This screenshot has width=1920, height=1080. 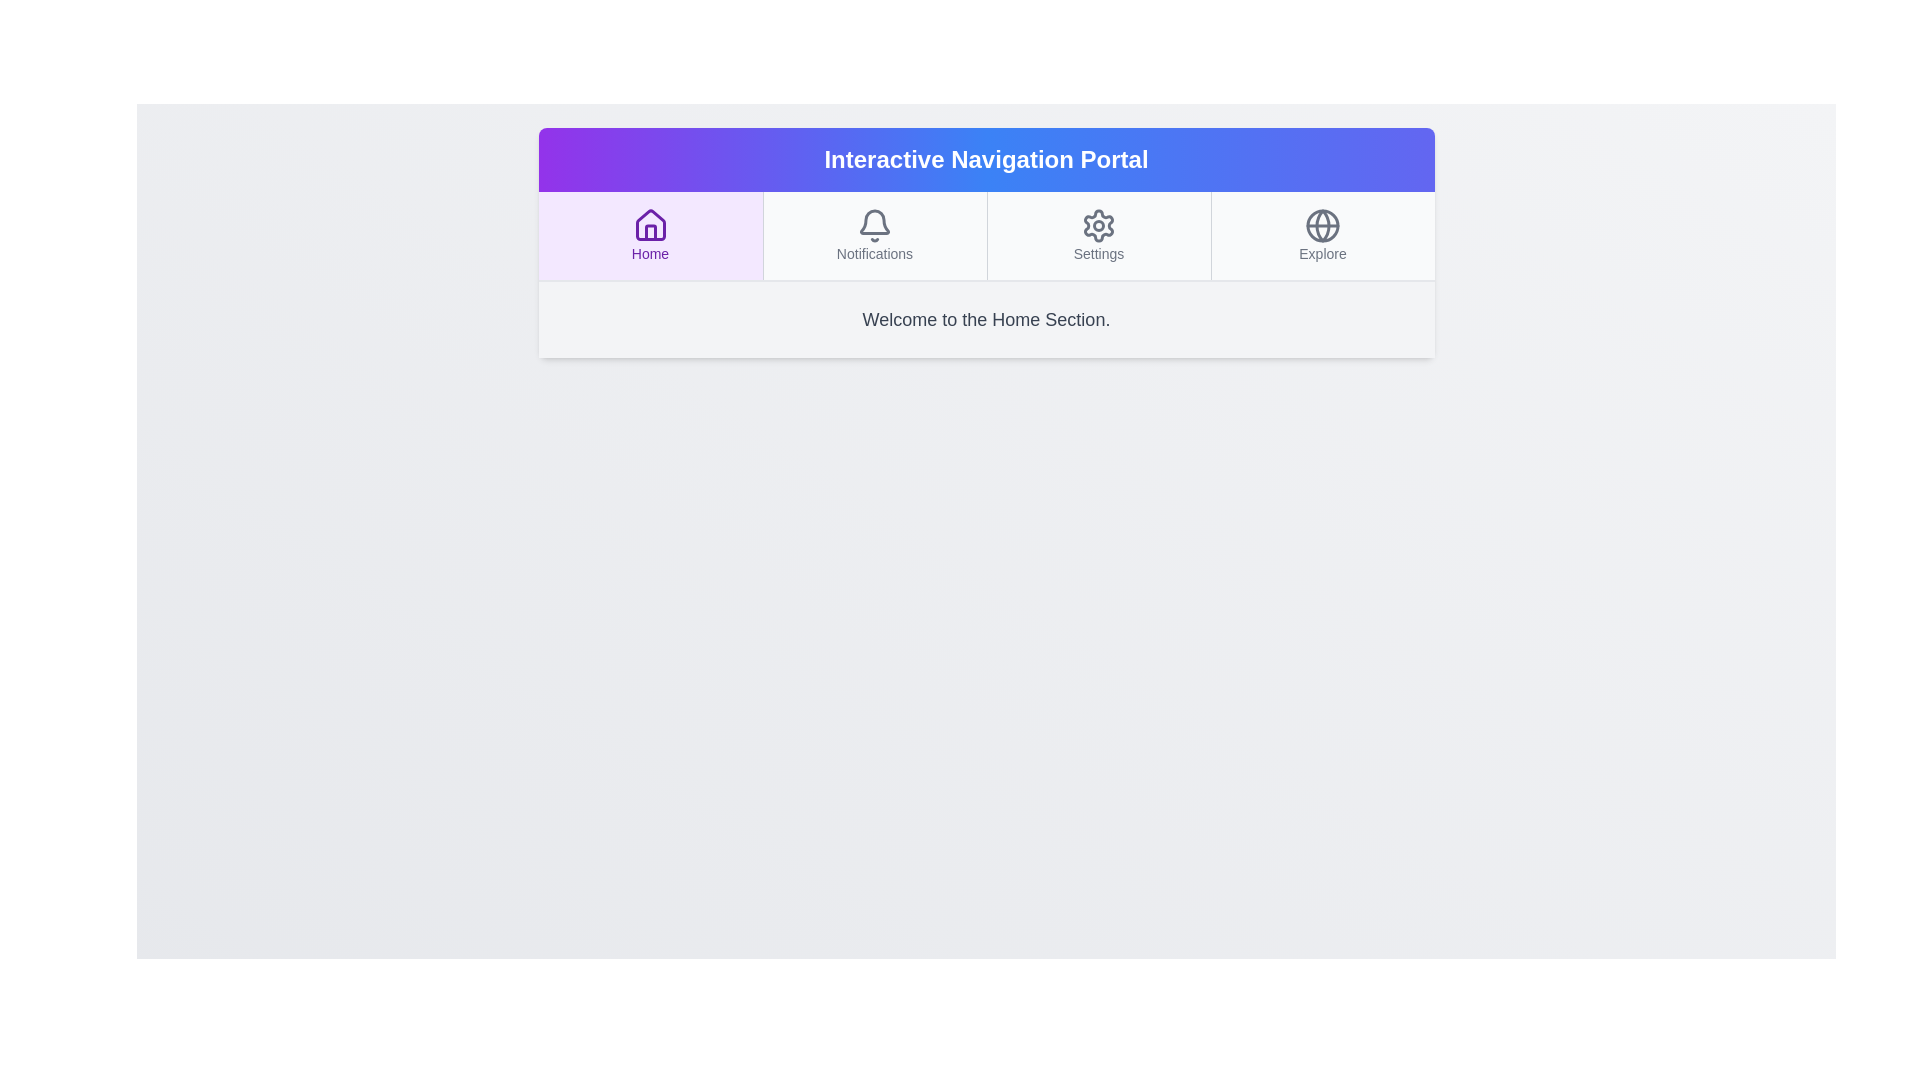 I want to click on the central circular portion of the globe icon, which is the rightmost icon in the navigation bar containing 'Home,' 'Notifications,' 'Settings,' and 'Explore.', so click(x=1323, y=225).